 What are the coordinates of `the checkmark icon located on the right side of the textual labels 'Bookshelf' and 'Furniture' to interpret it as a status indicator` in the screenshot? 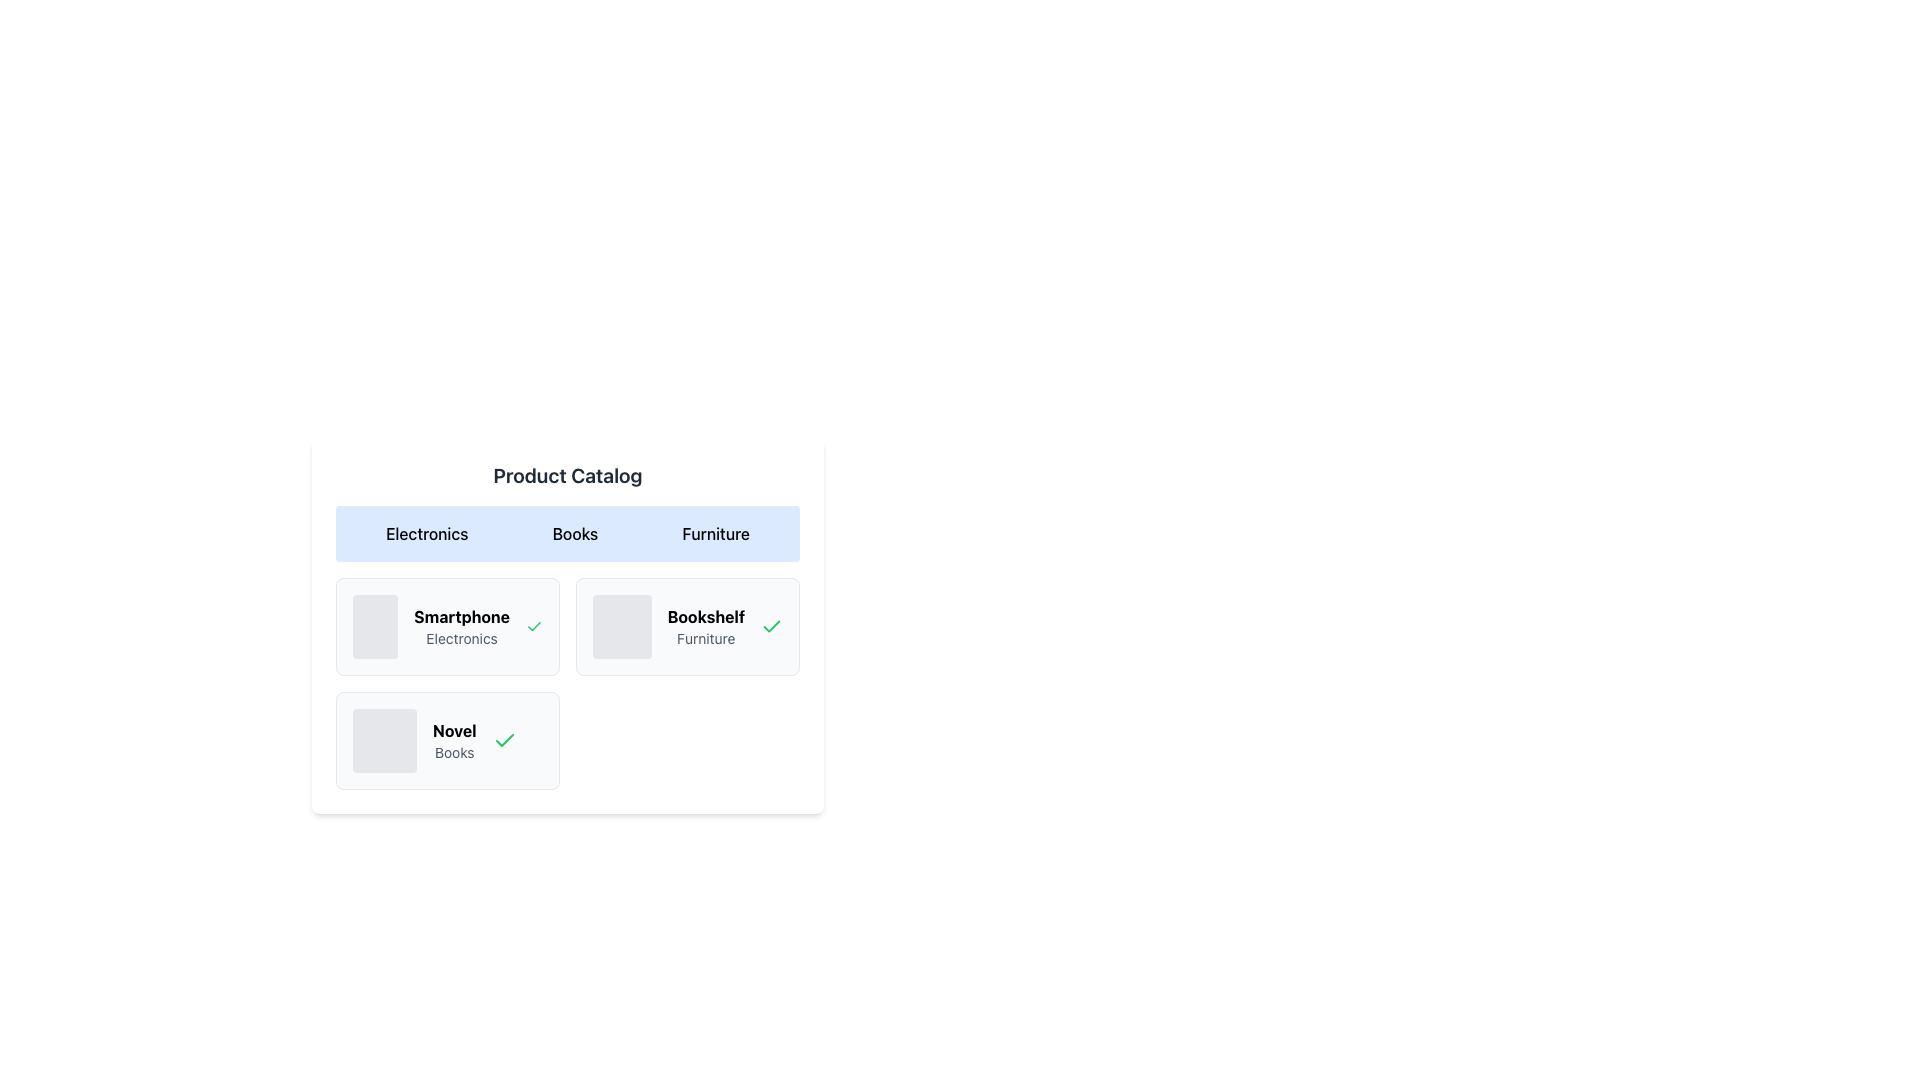 It's located at (771, 626).